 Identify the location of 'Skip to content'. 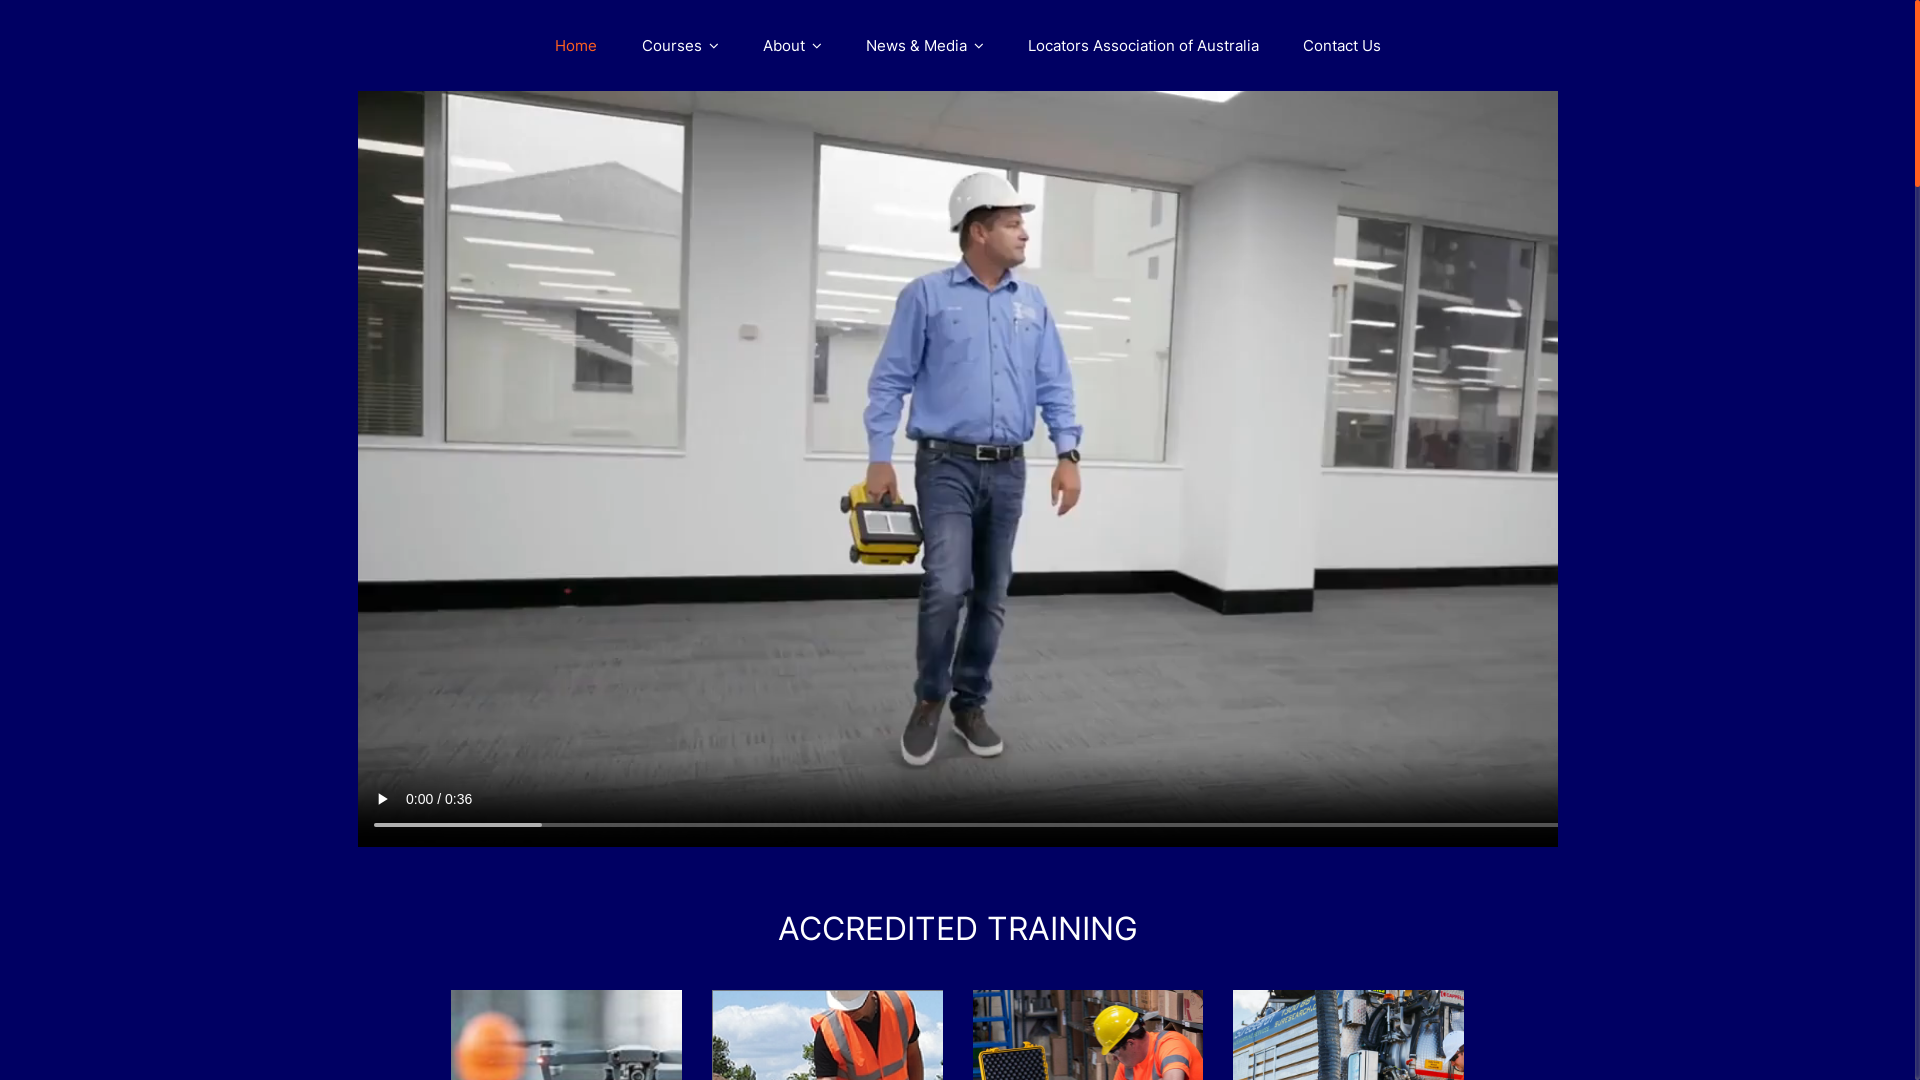
(0, 0).